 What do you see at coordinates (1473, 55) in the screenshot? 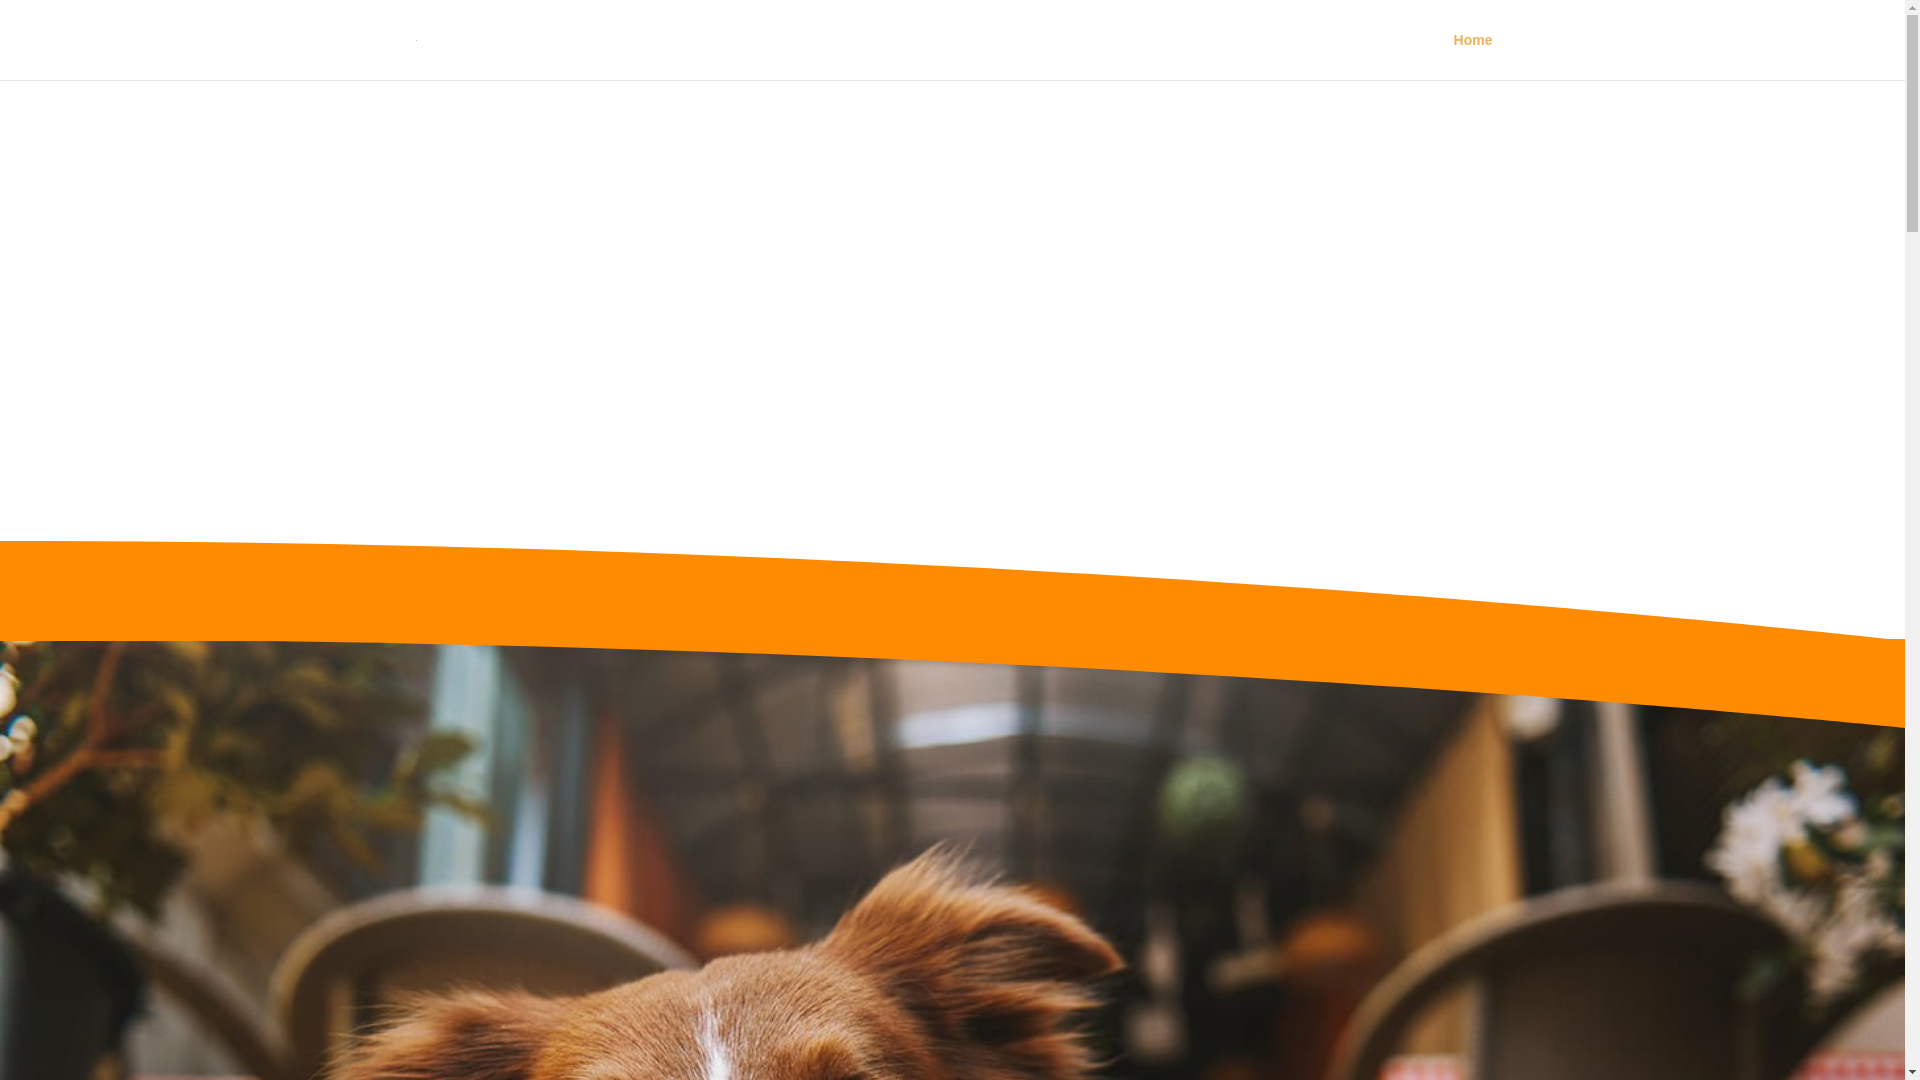
I see `'Home'` at bounding box center [1473, 55].